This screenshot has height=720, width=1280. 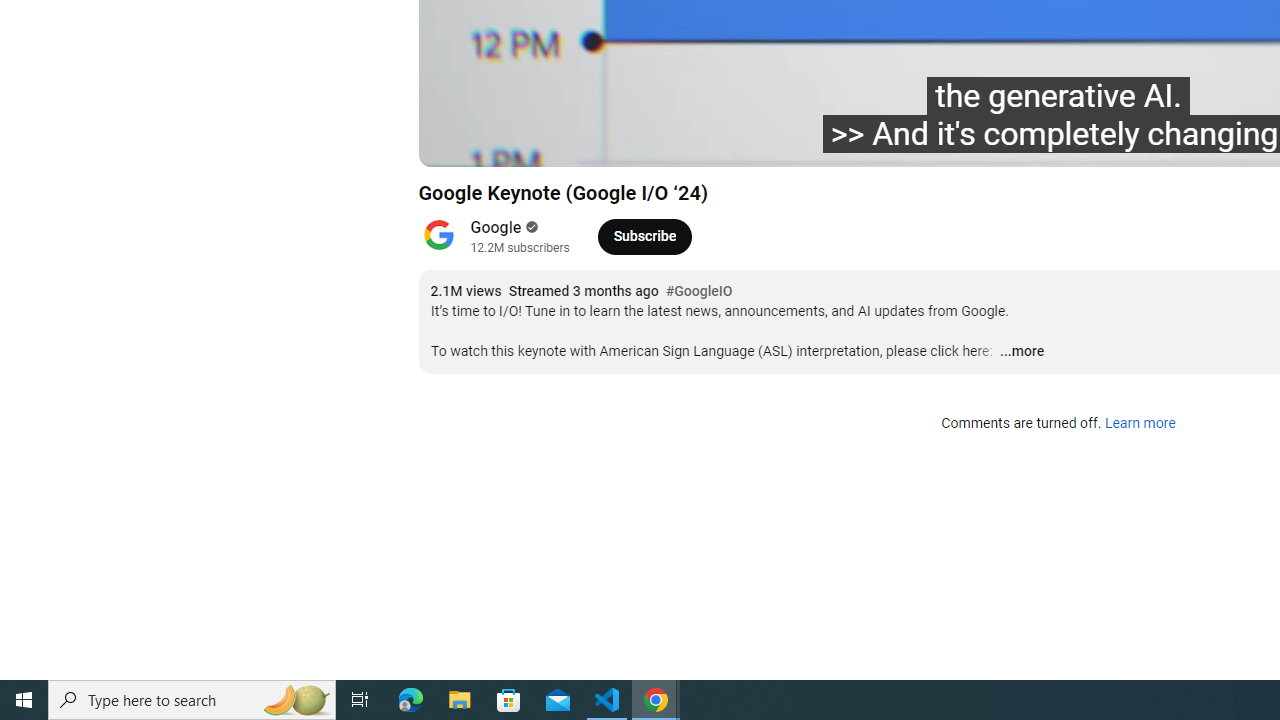 What do you see at coordinates (699, 291) in the screenshot?
I see `'#GoogleIO'` at bounding box center [699, 291].